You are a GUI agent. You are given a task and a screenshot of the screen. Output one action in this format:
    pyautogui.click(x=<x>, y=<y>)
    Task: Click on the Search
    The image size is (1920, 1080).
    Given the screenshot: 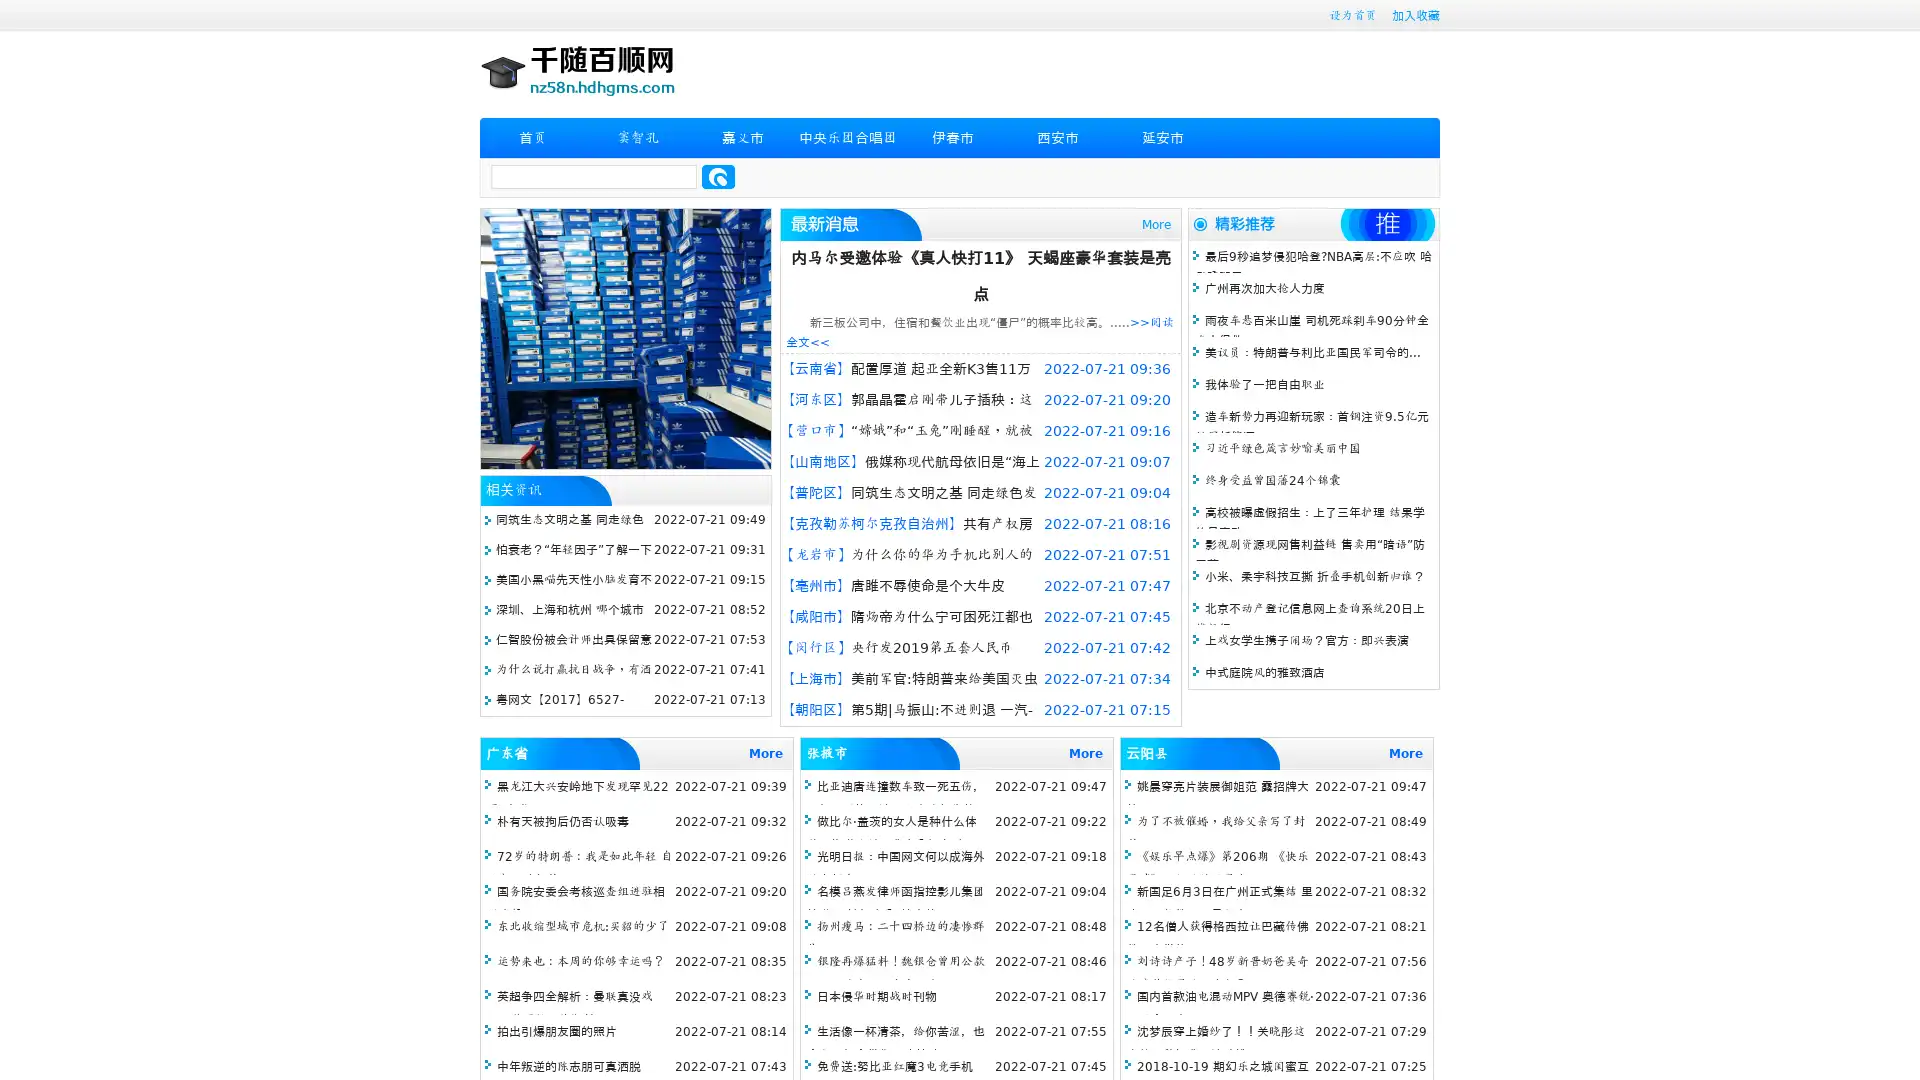 What is the action you would take?
    pyautogui.click(x=718, y=176)
    